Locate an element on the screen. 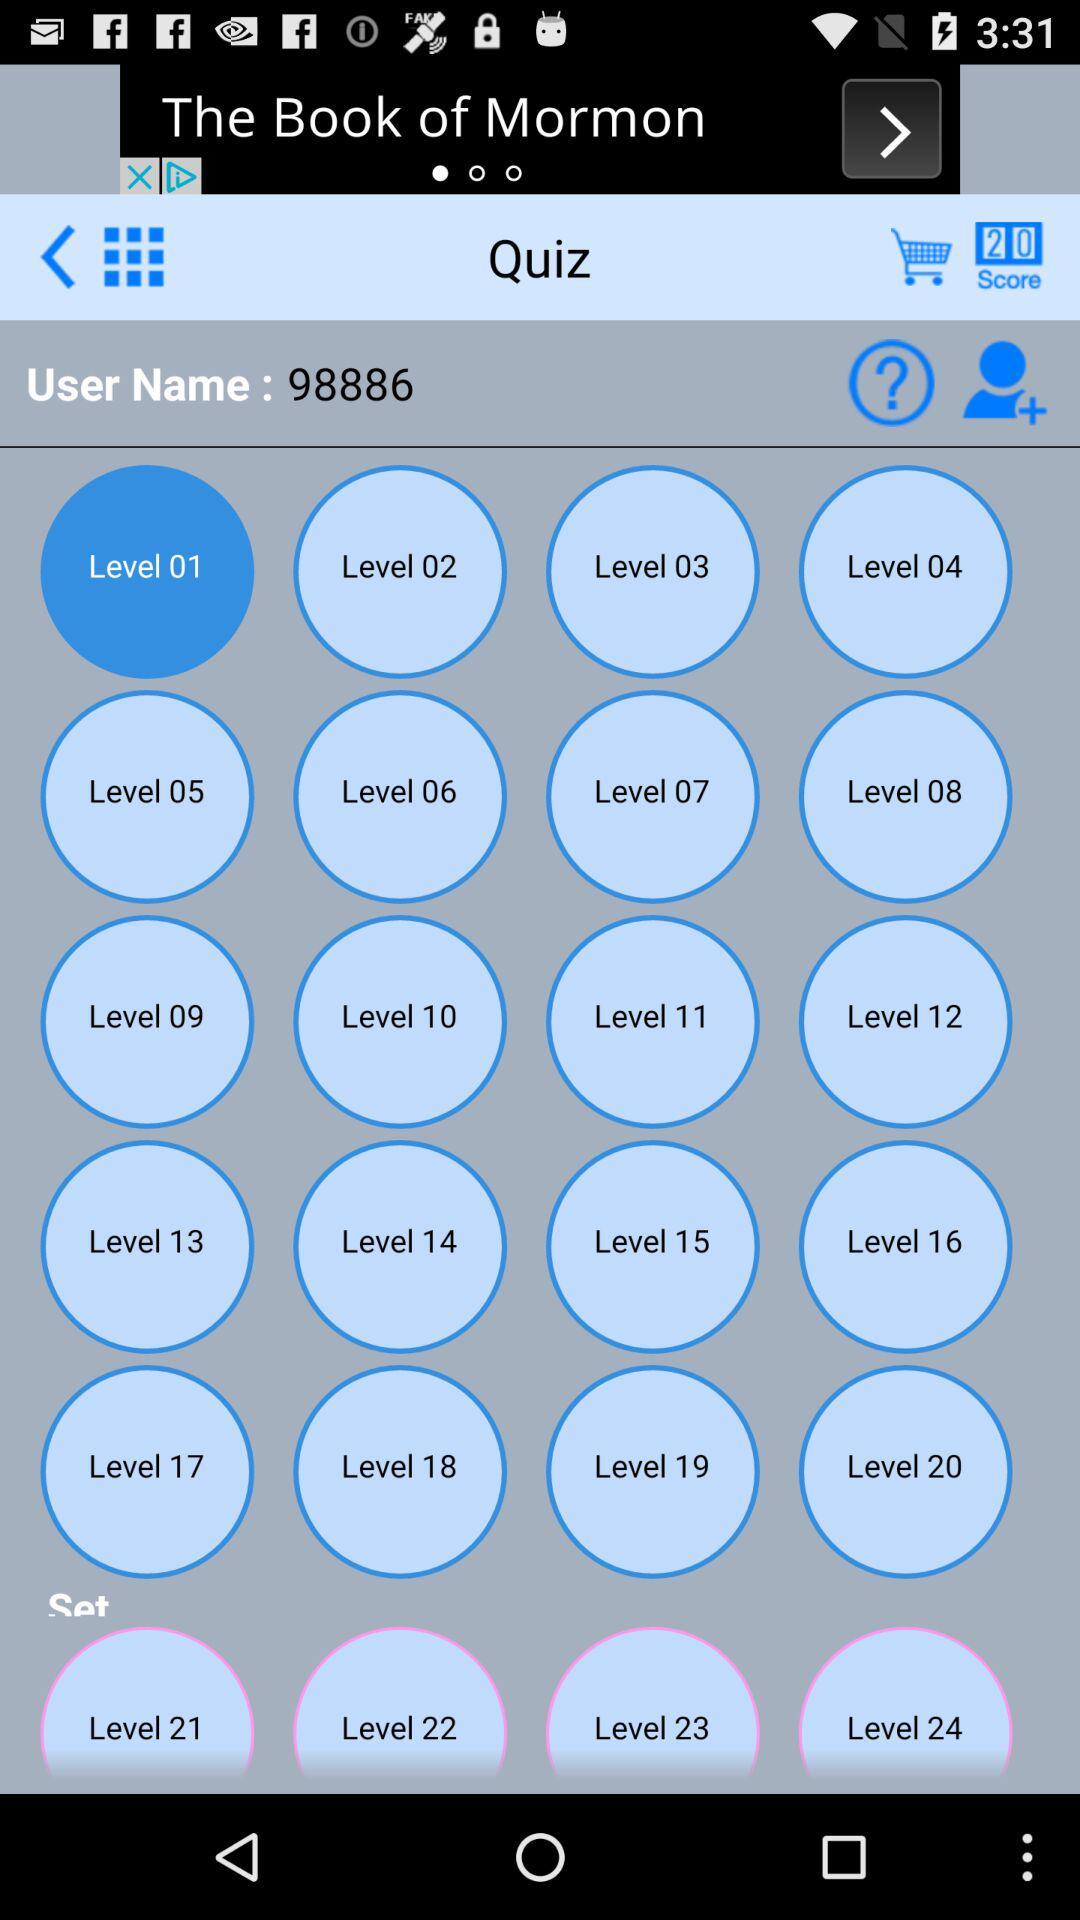 The height and width of the screenshot is (1920, 1080). the help icon is located at coordinates (889, 408).